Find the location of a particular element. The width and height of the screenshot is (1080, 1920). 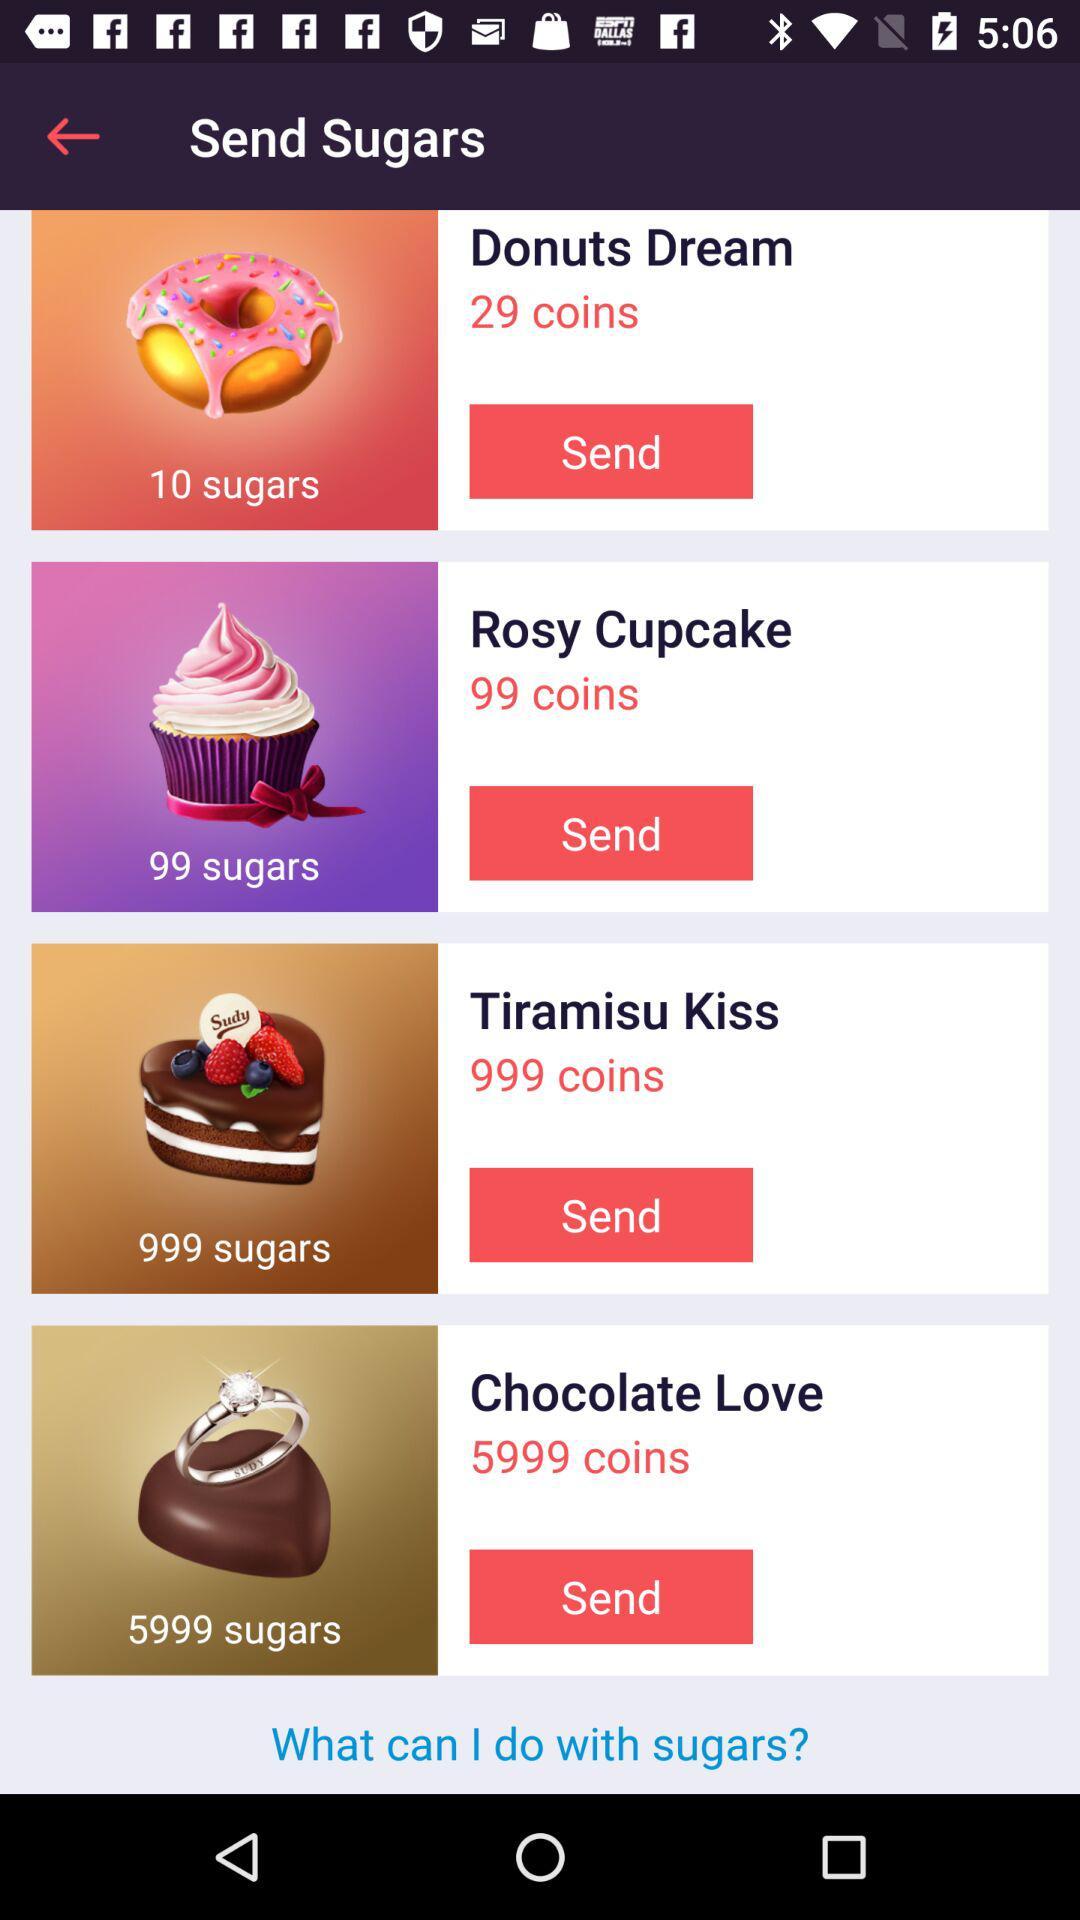

opens a page with more information on the image is located at coordinates (233, 1117).